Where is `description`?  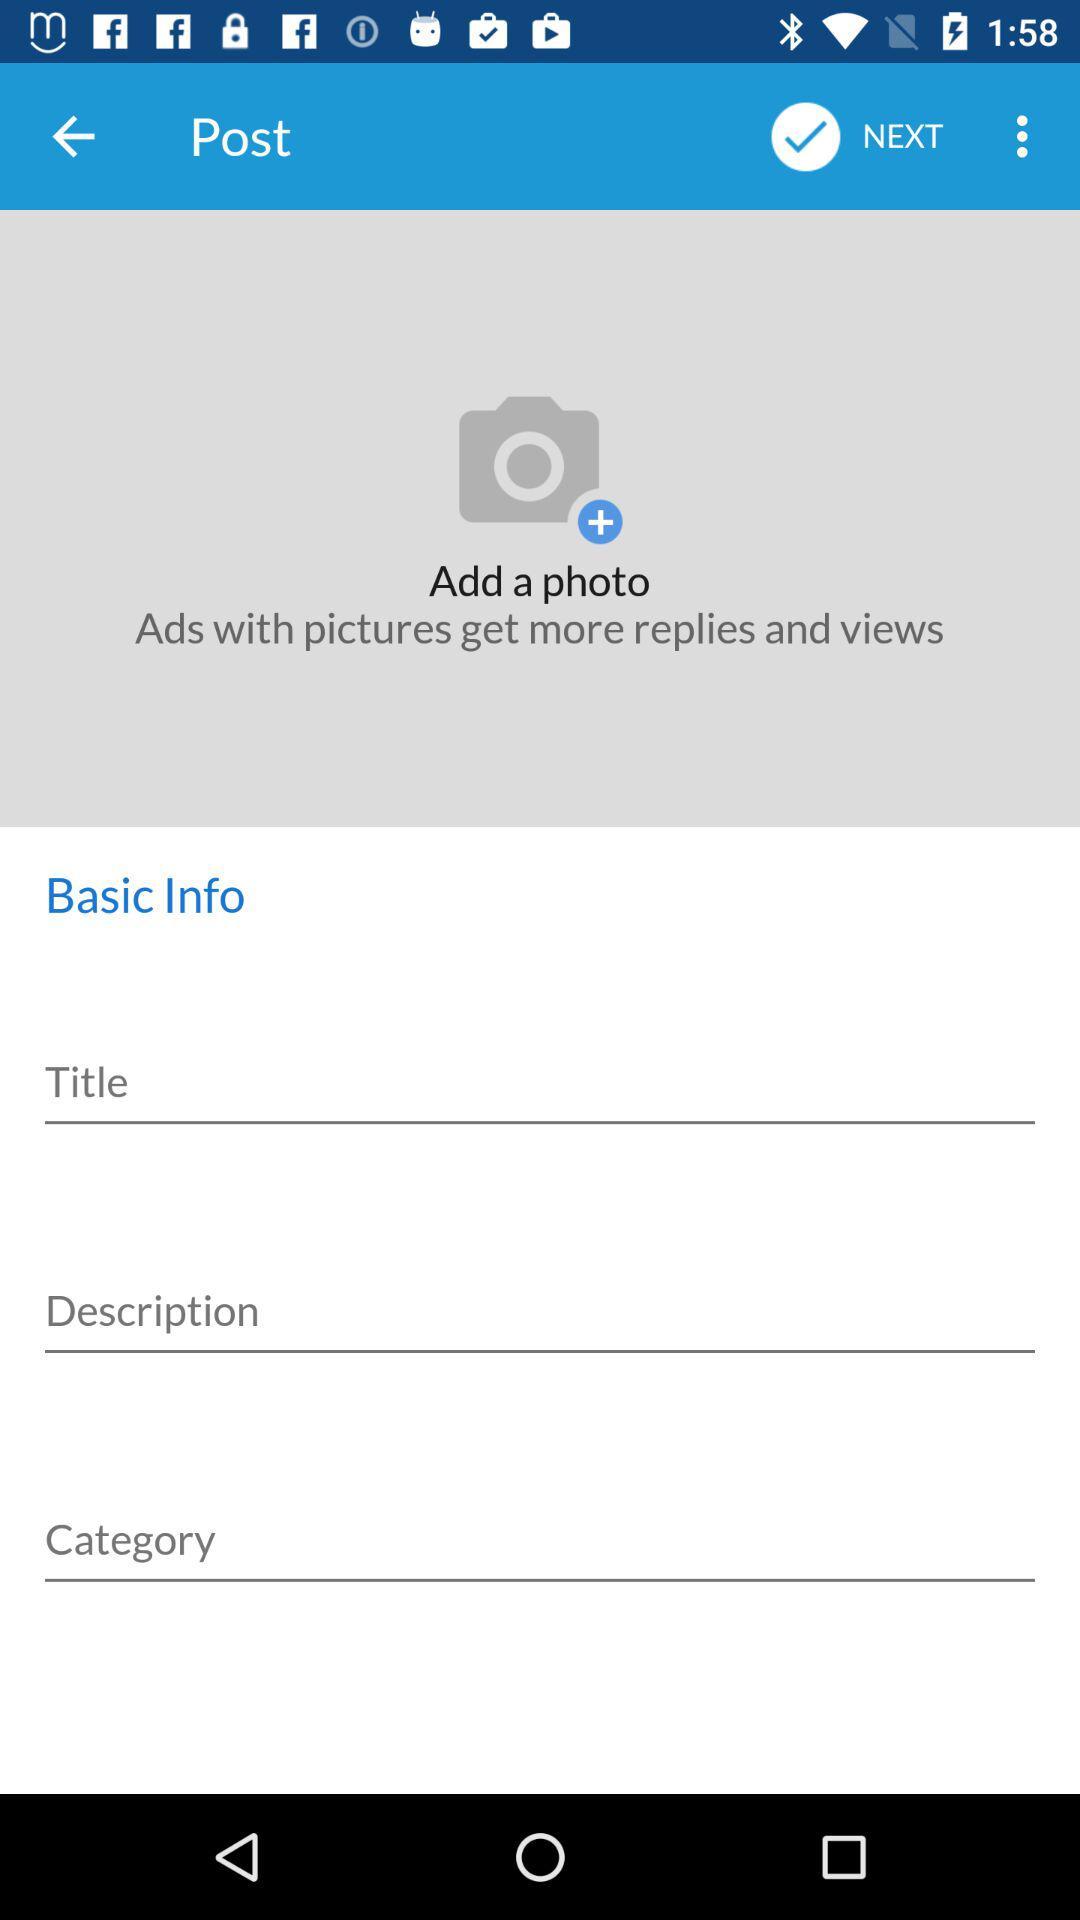 description is located at coordinates (540, 1288).